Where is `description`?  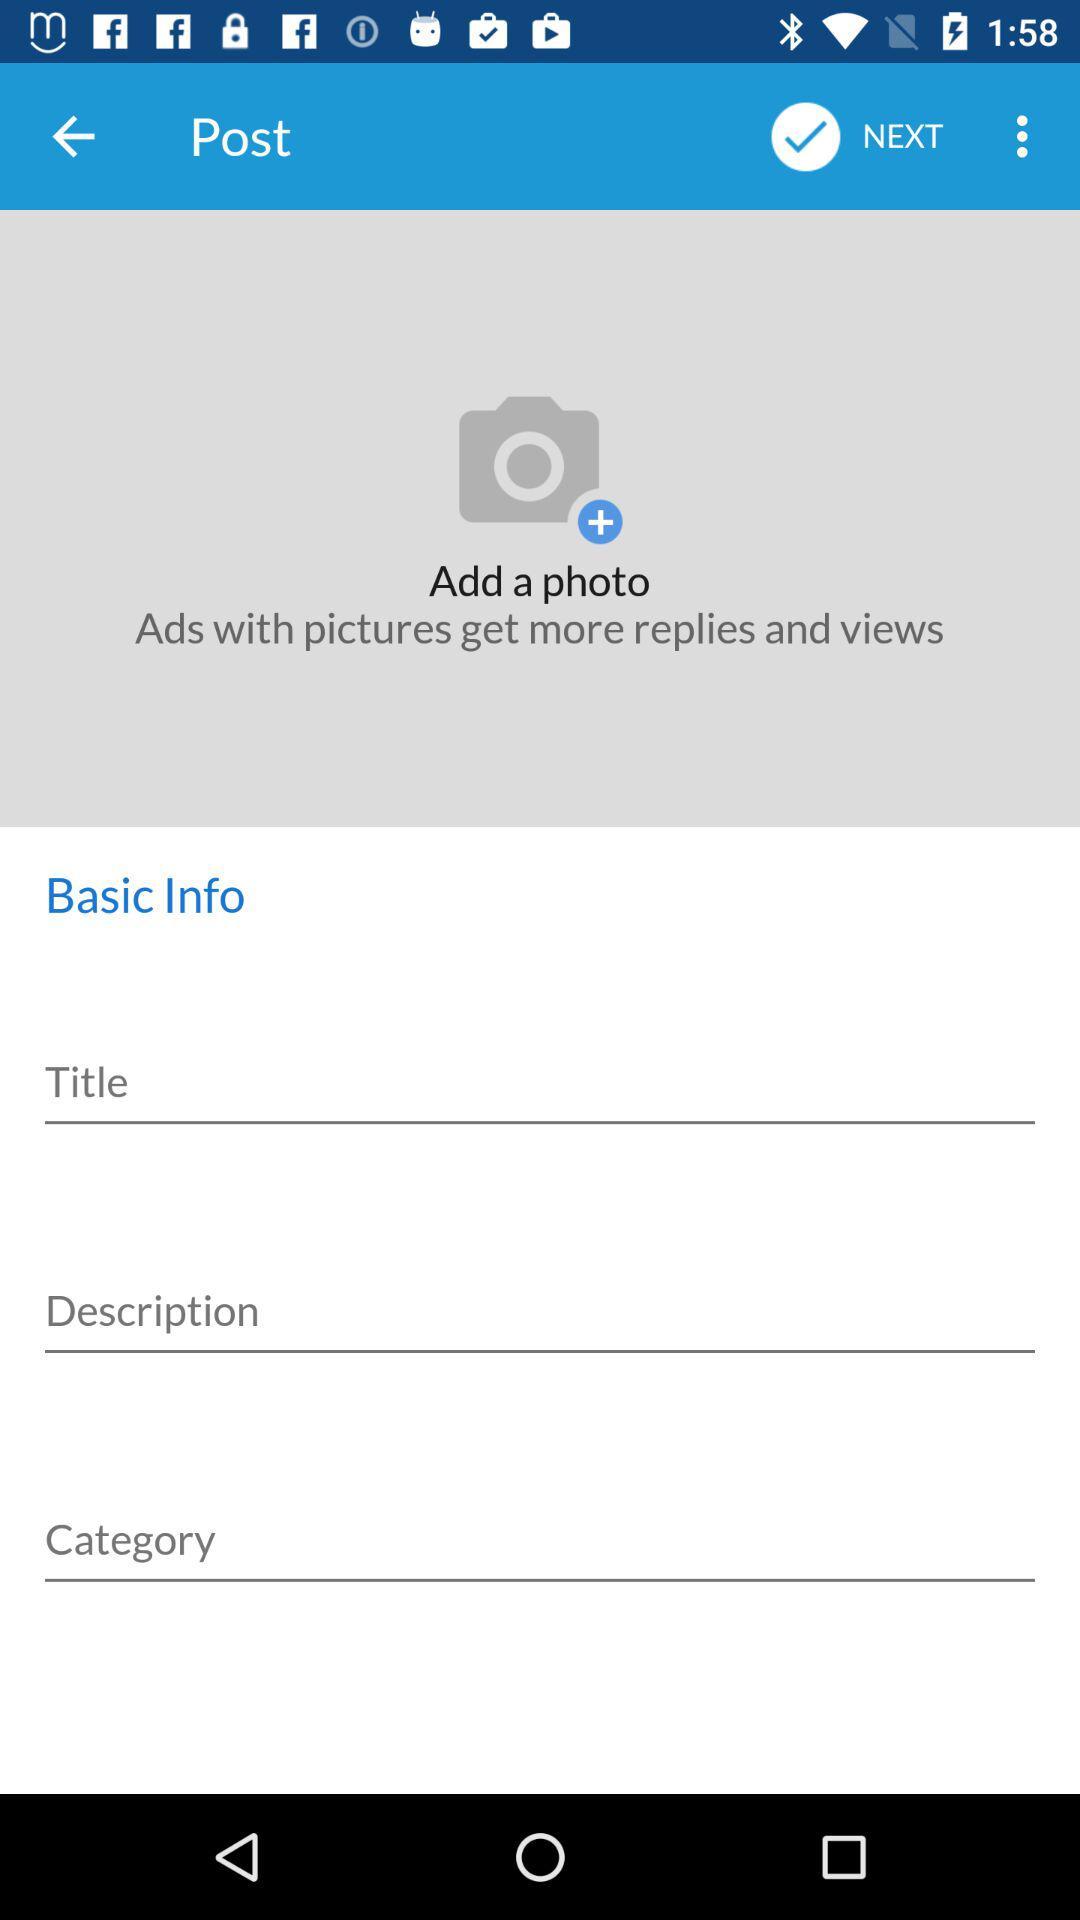 description is located at coordinates (540, 1288).